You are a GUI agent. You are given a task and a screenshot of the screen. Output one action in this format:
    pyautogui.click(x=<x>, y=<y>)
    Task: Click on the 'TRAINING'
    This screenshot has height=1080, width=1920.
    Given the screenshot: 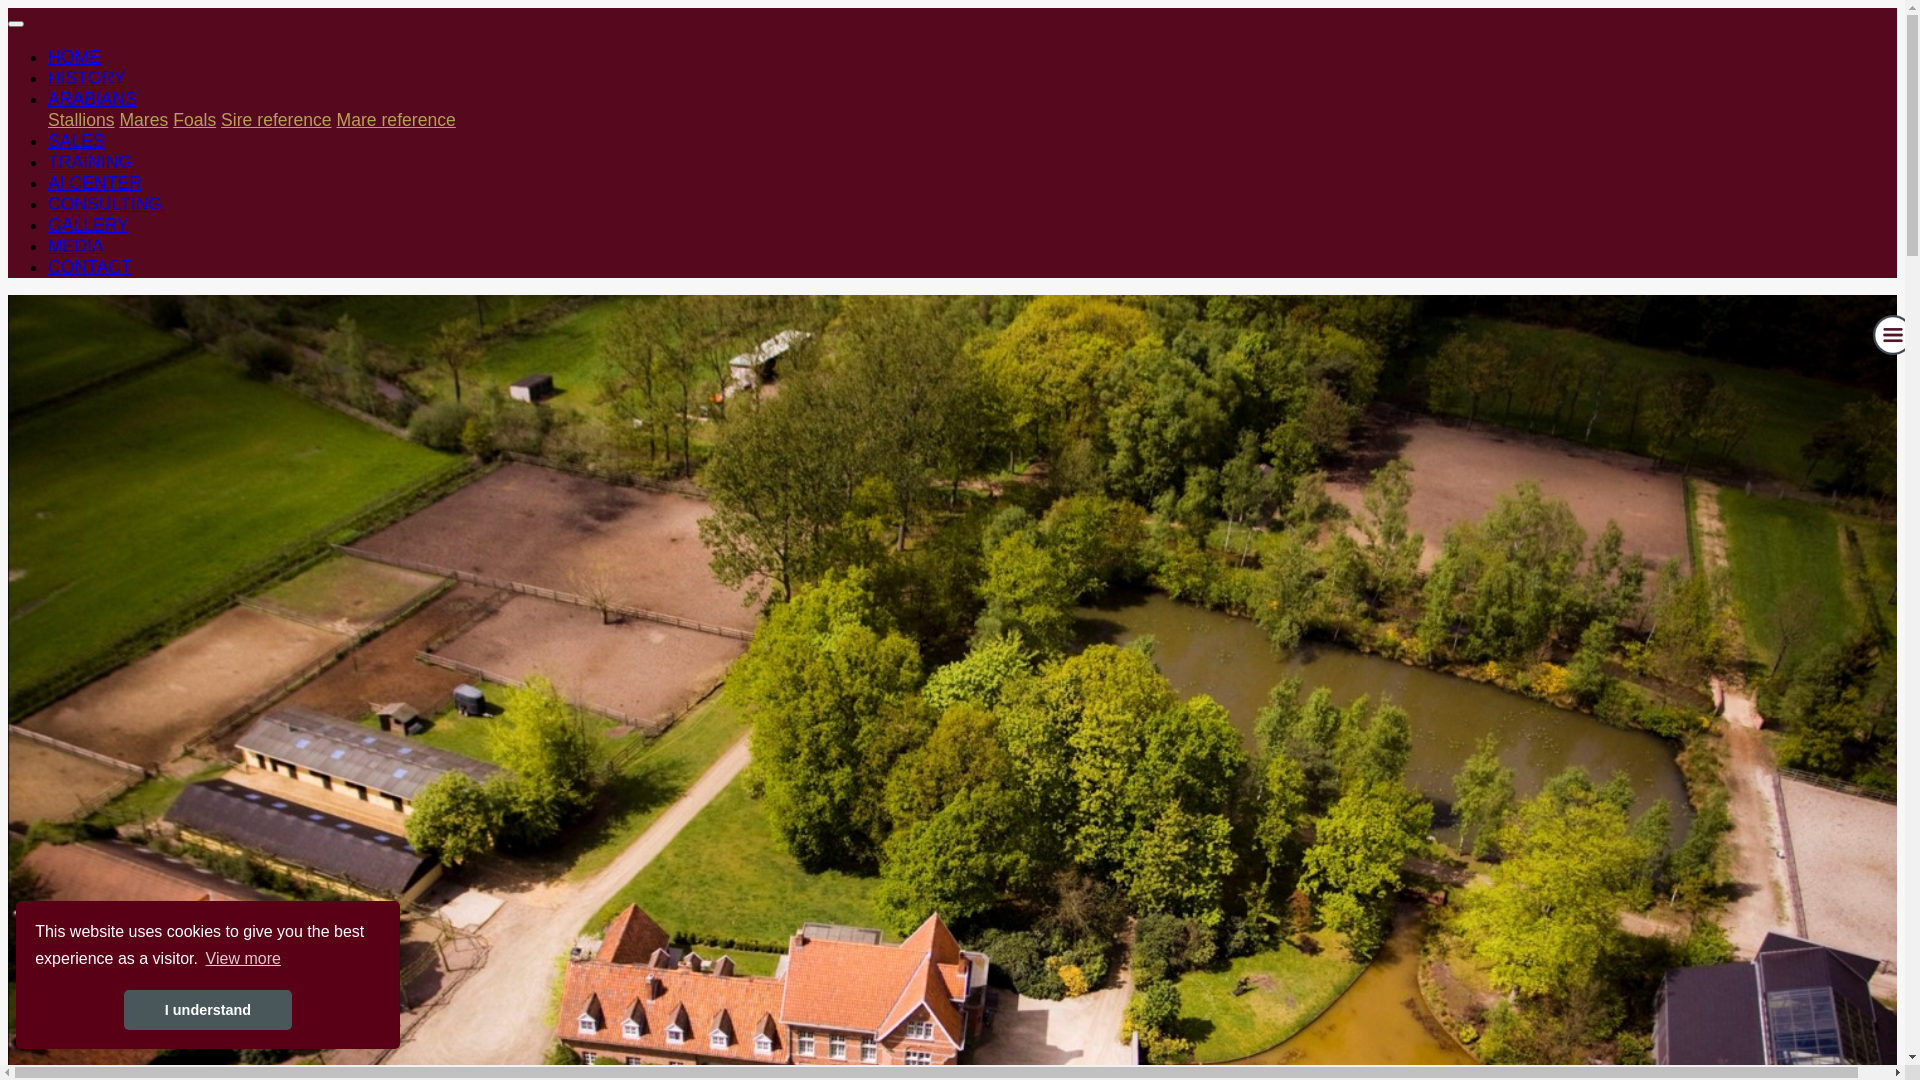 What is the action you would take?
    pyautogui.click(x=48, y=161)
    